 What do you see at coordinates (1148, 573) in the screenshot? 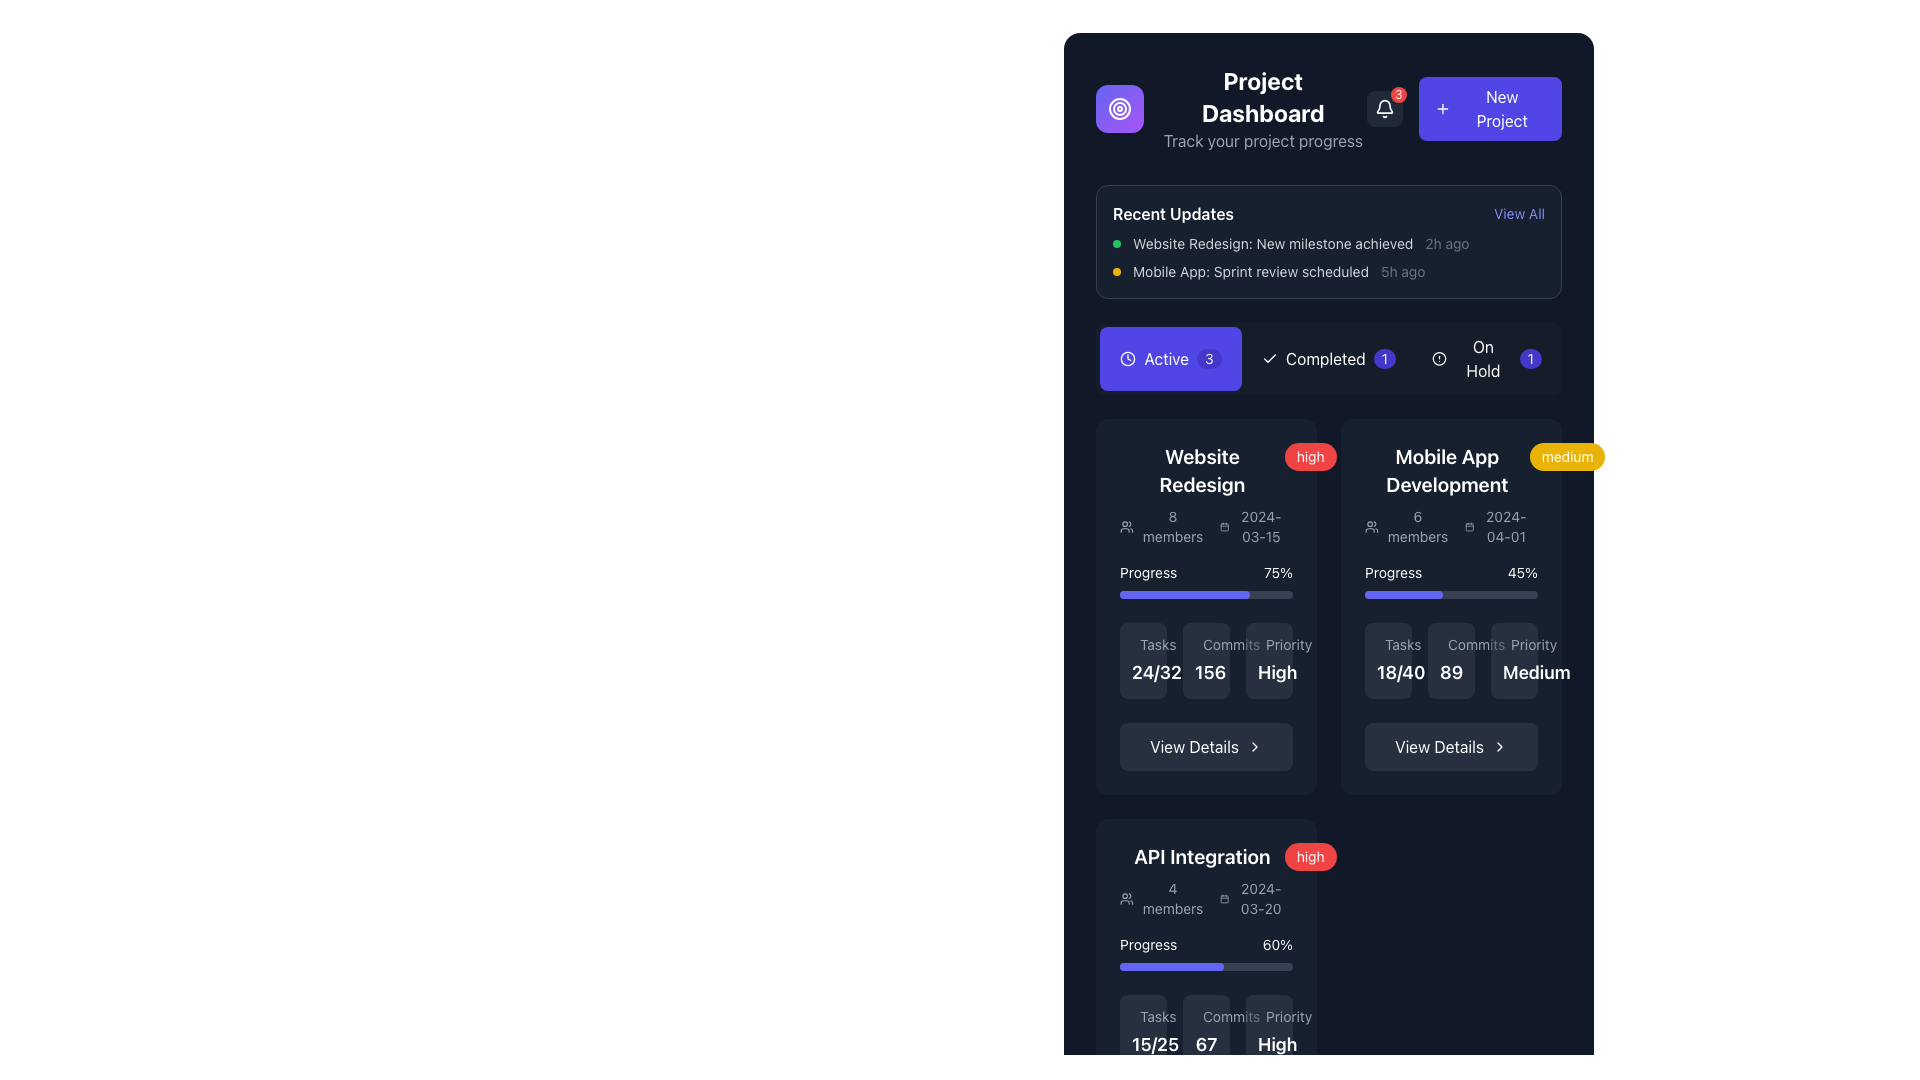
I see `the text label displaying 'Progress', which is styled with white text on a dark background and located within the 'Website Redesign' card, to the left of the numerical percentage '75%'` at bounding box center [1148, 573].